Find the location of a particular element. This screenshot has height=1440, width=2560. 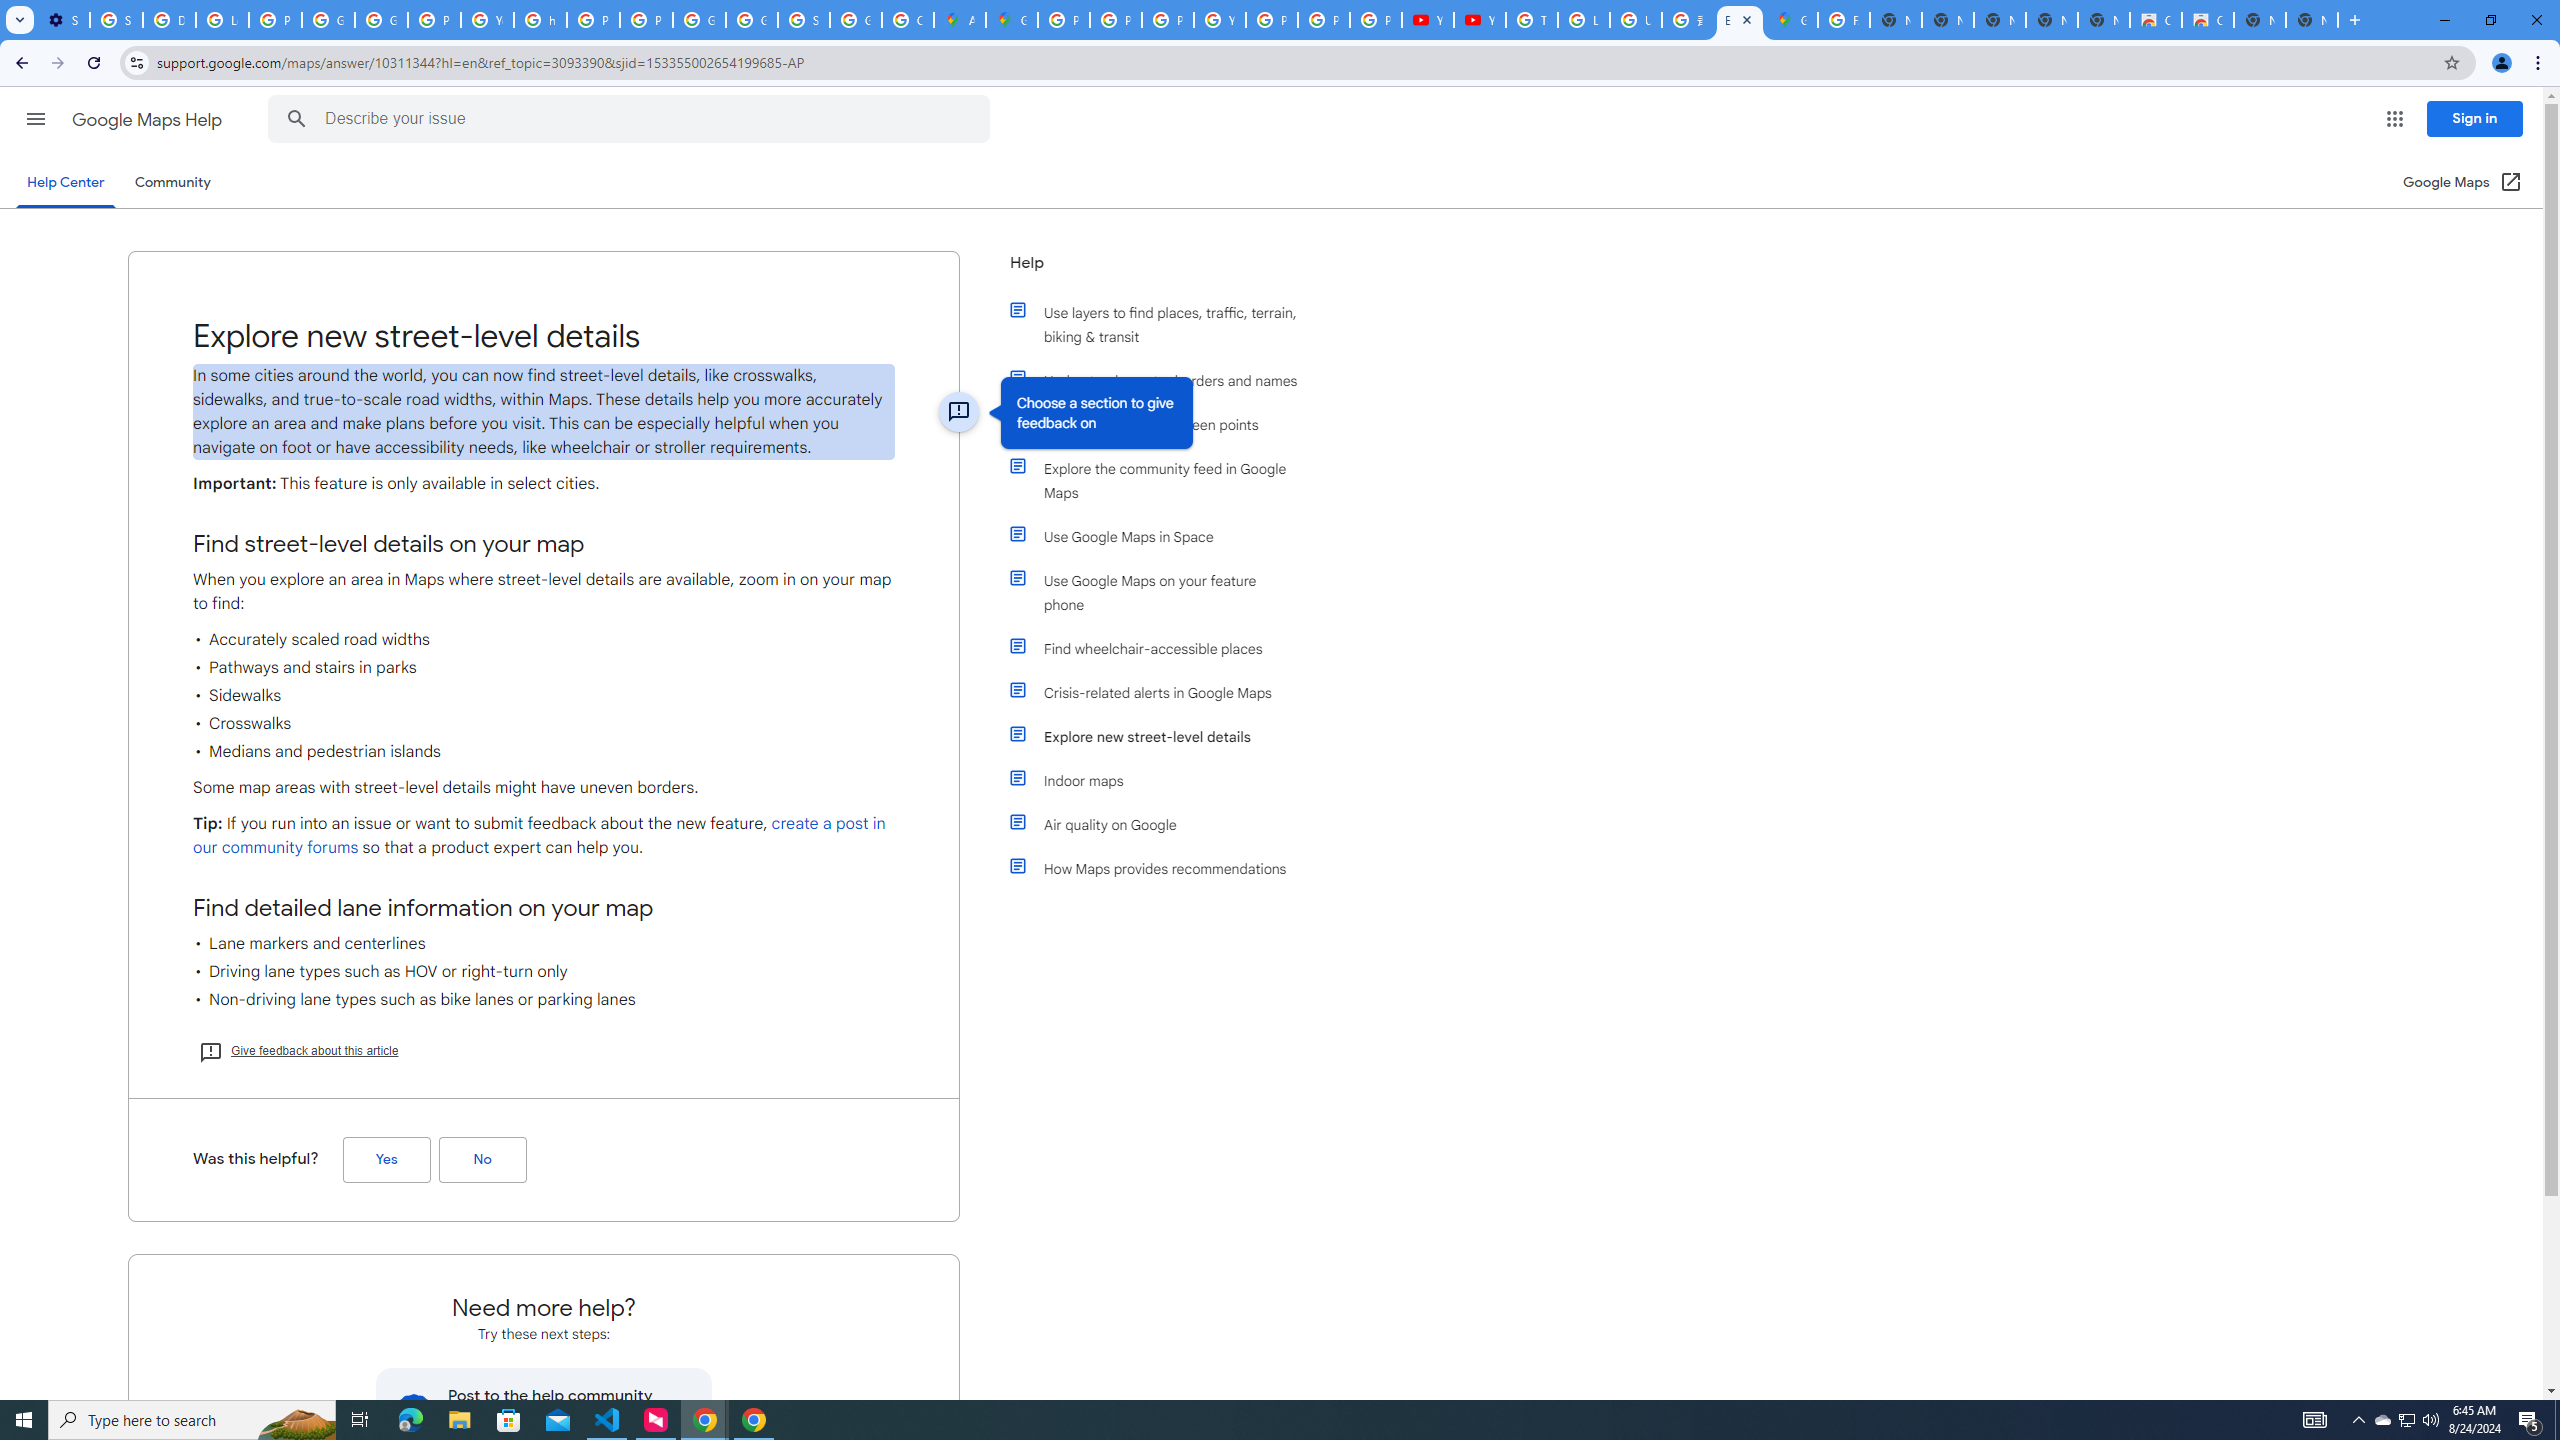

'Describe your issue' is located at coordinates (632, 118).